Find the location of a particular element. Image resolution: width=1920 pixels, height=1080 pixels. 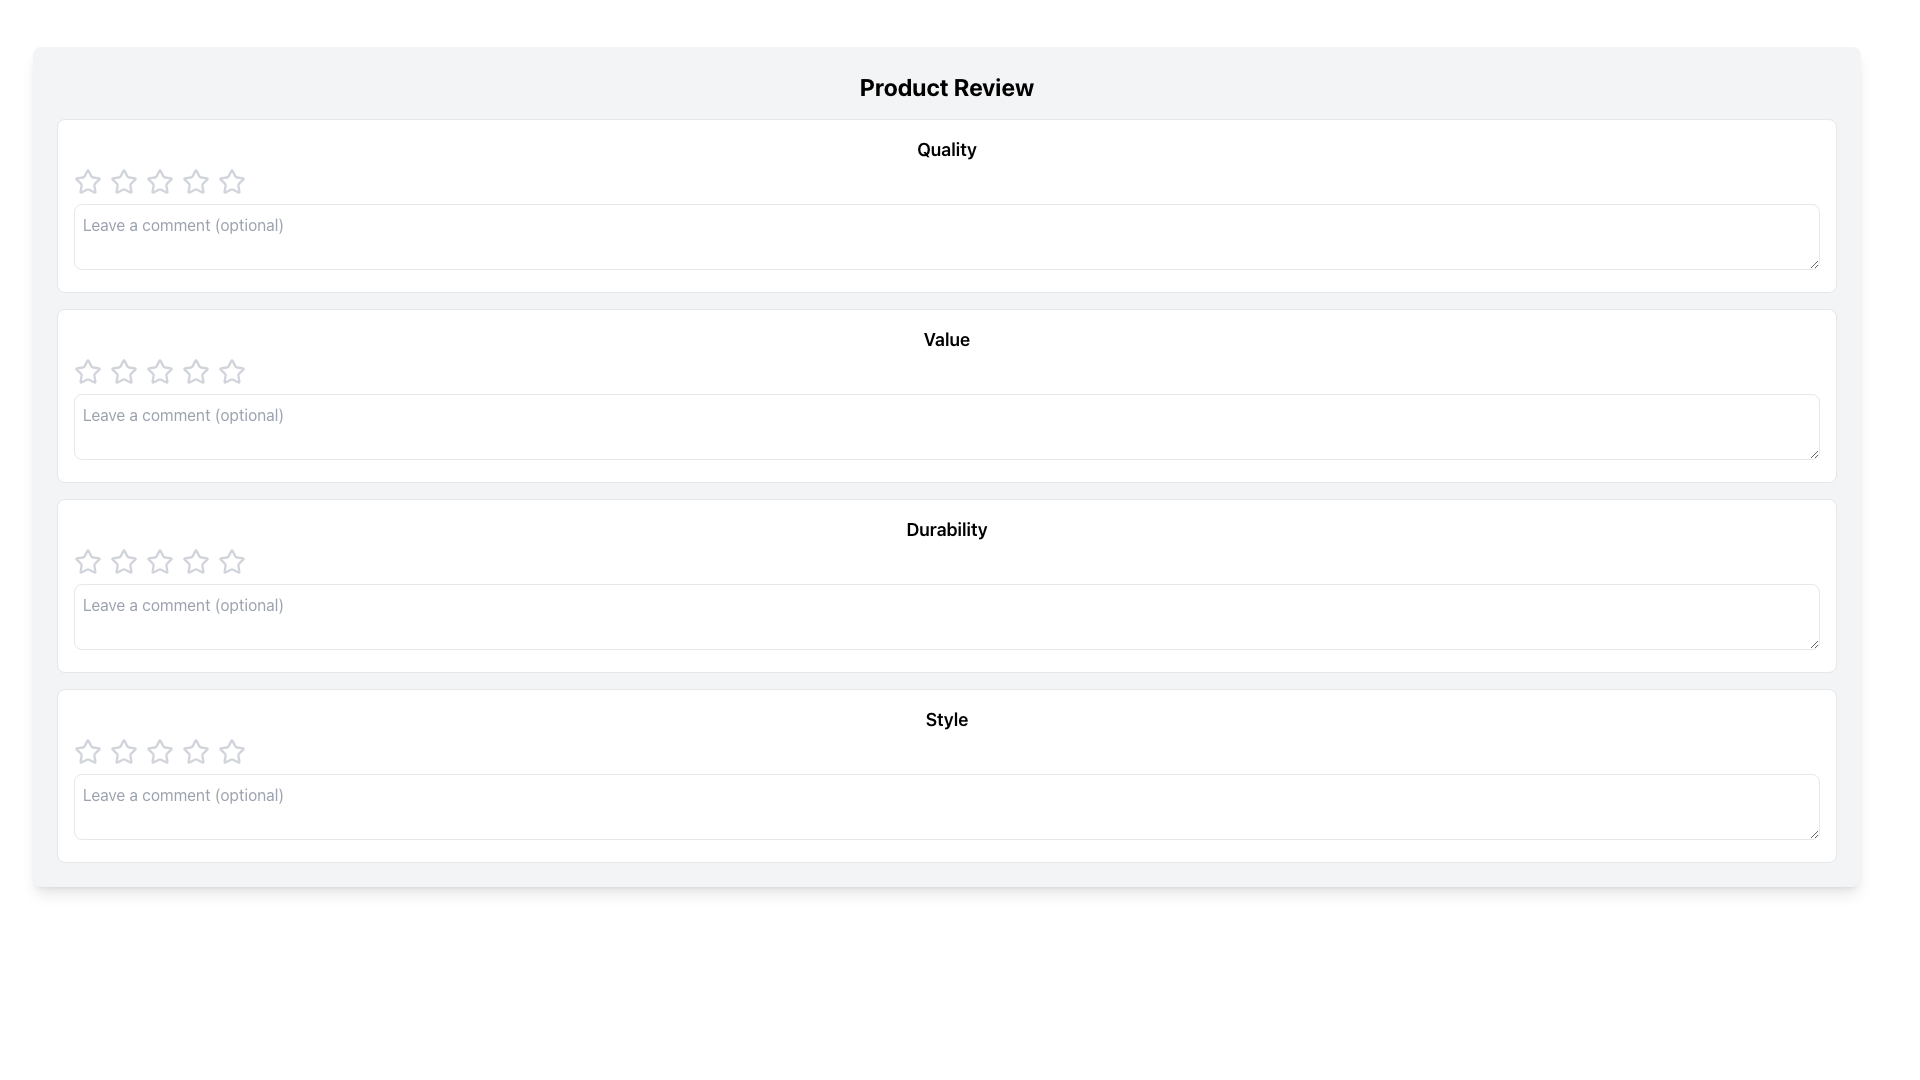

the first star icon in the rating system for accessibility options is located at coordinates (86, 181).